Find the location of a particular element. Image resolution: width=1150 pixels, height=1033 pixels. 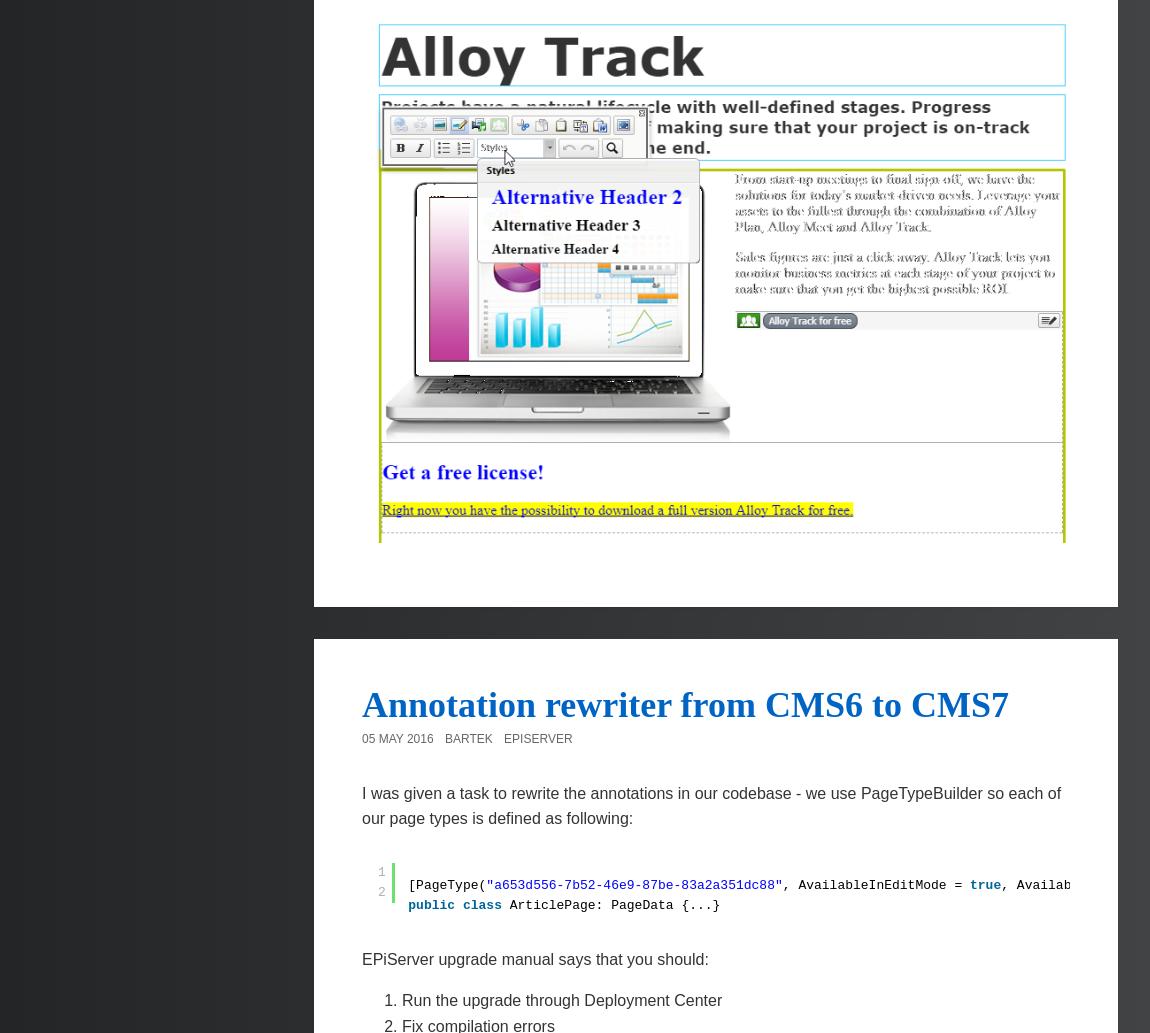

'"a653d556-7b52-46e9-87be-83a2a351dc88"' is located at coordinates (632, 883).